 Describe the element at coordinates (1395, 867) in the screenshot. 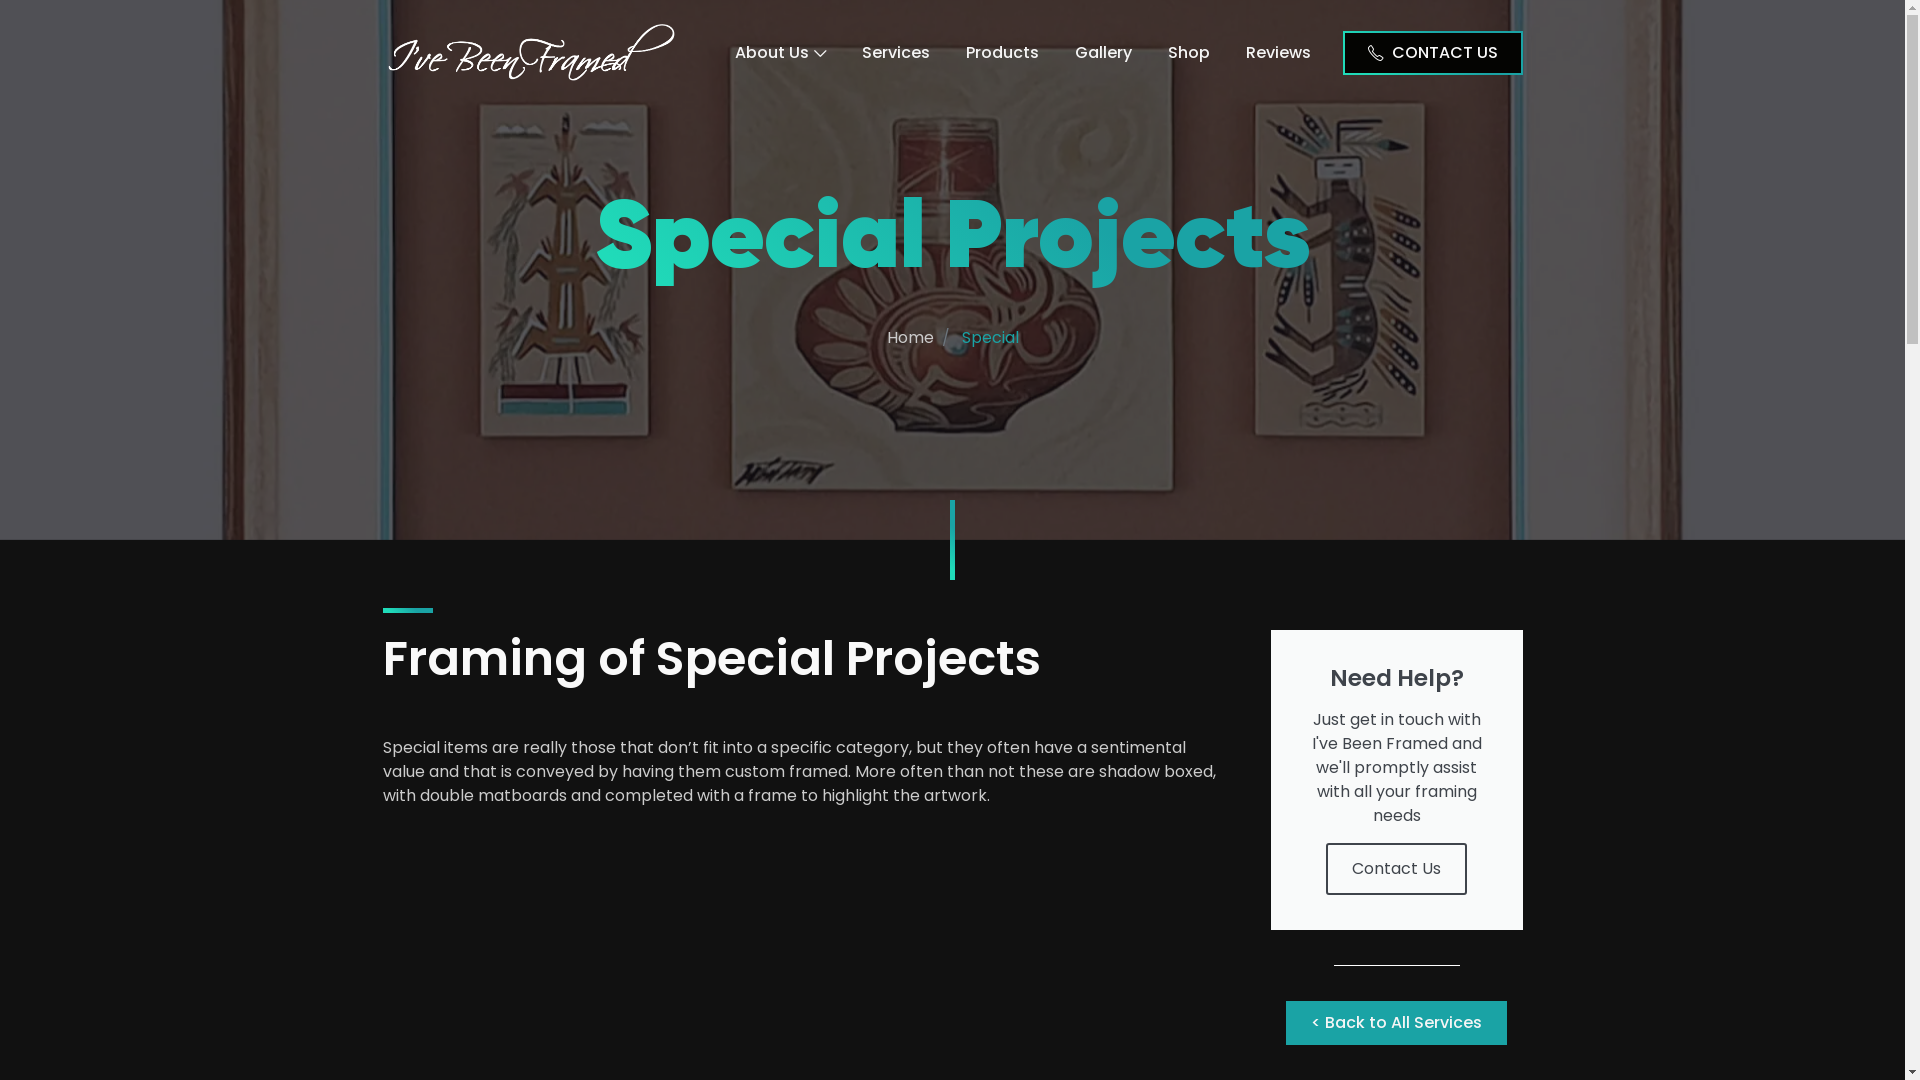

I see `'Contact Us'` at that location.